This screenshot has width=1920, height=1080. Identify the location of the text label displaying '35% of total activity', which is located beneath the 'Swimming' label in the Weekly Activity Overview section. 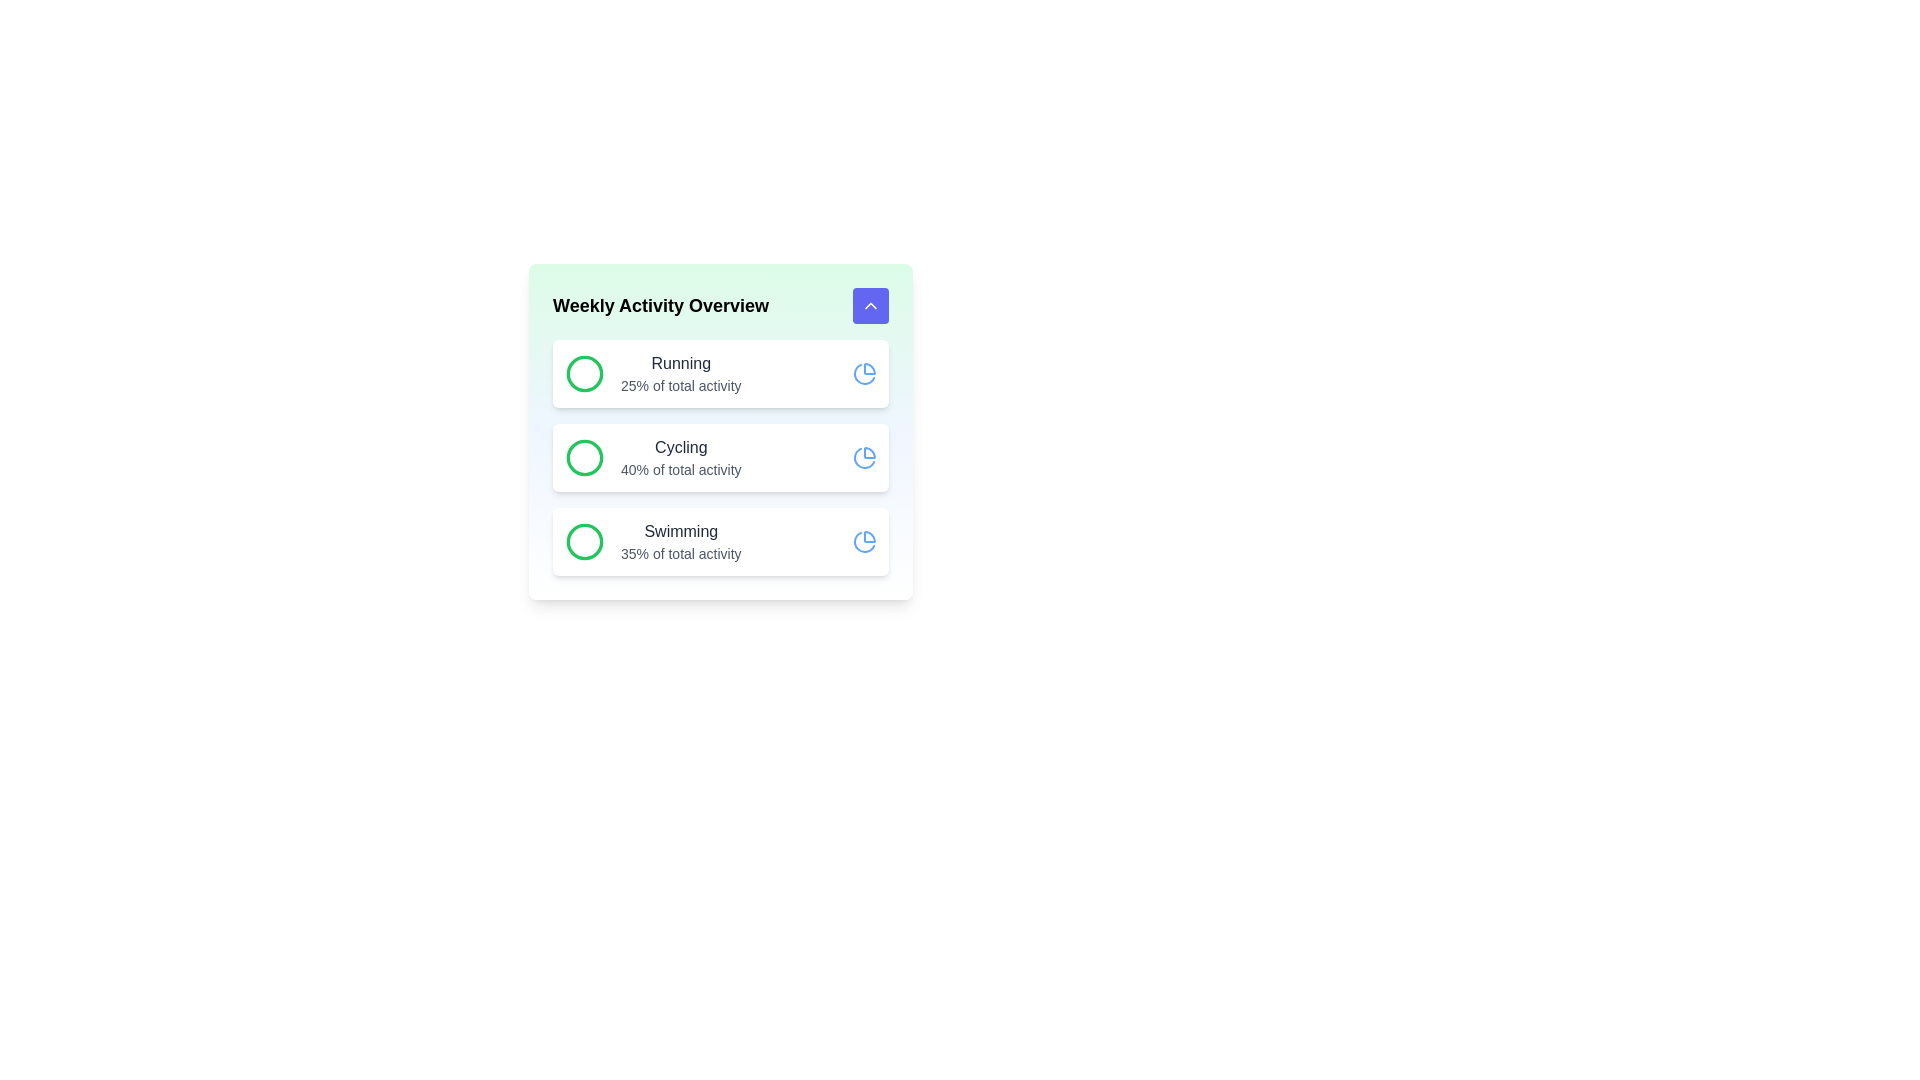
(681, 554).